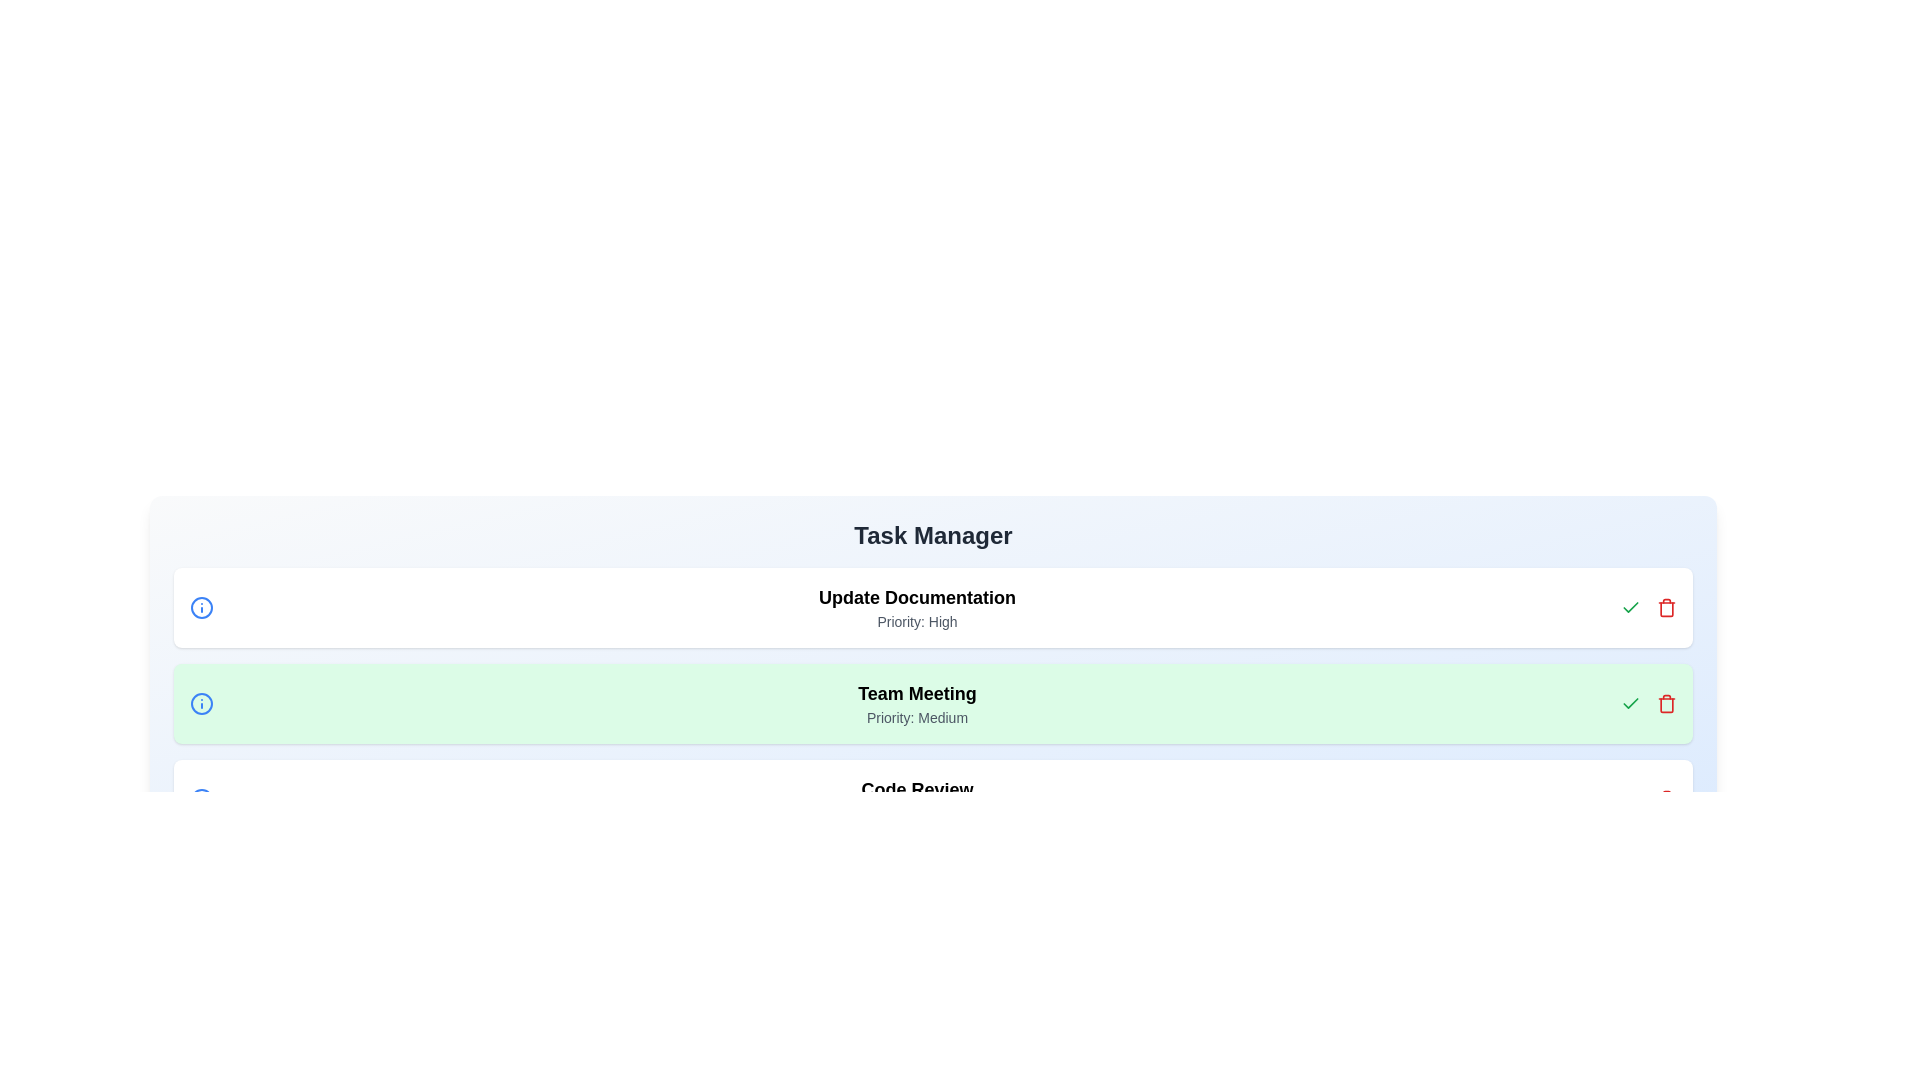 The width and height of the screenshot is (1920, 1080). What do you see at coordinates (201, 703) in the screenshot?
I see `the information icon of the task with priority Medium` at bounding box center [201, 703].